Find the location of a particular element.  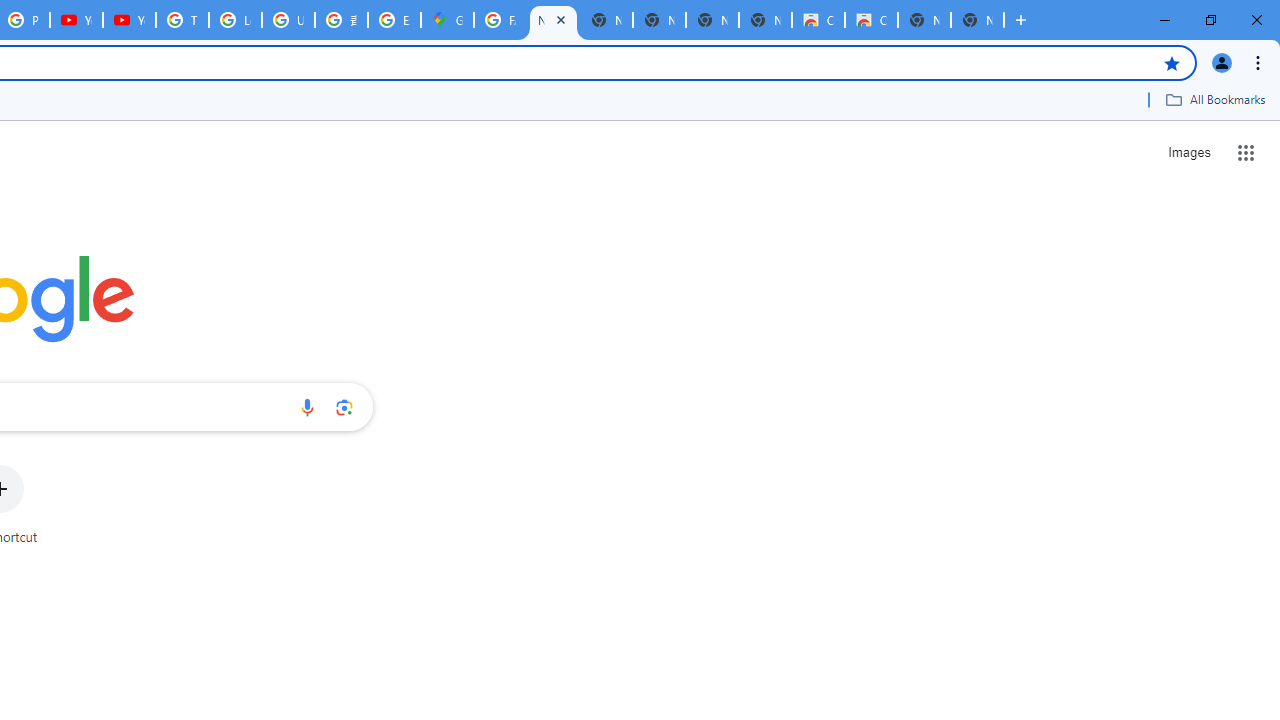

'Explore new street-level details - Google Maps Help' is located at coordinates (394, 20).